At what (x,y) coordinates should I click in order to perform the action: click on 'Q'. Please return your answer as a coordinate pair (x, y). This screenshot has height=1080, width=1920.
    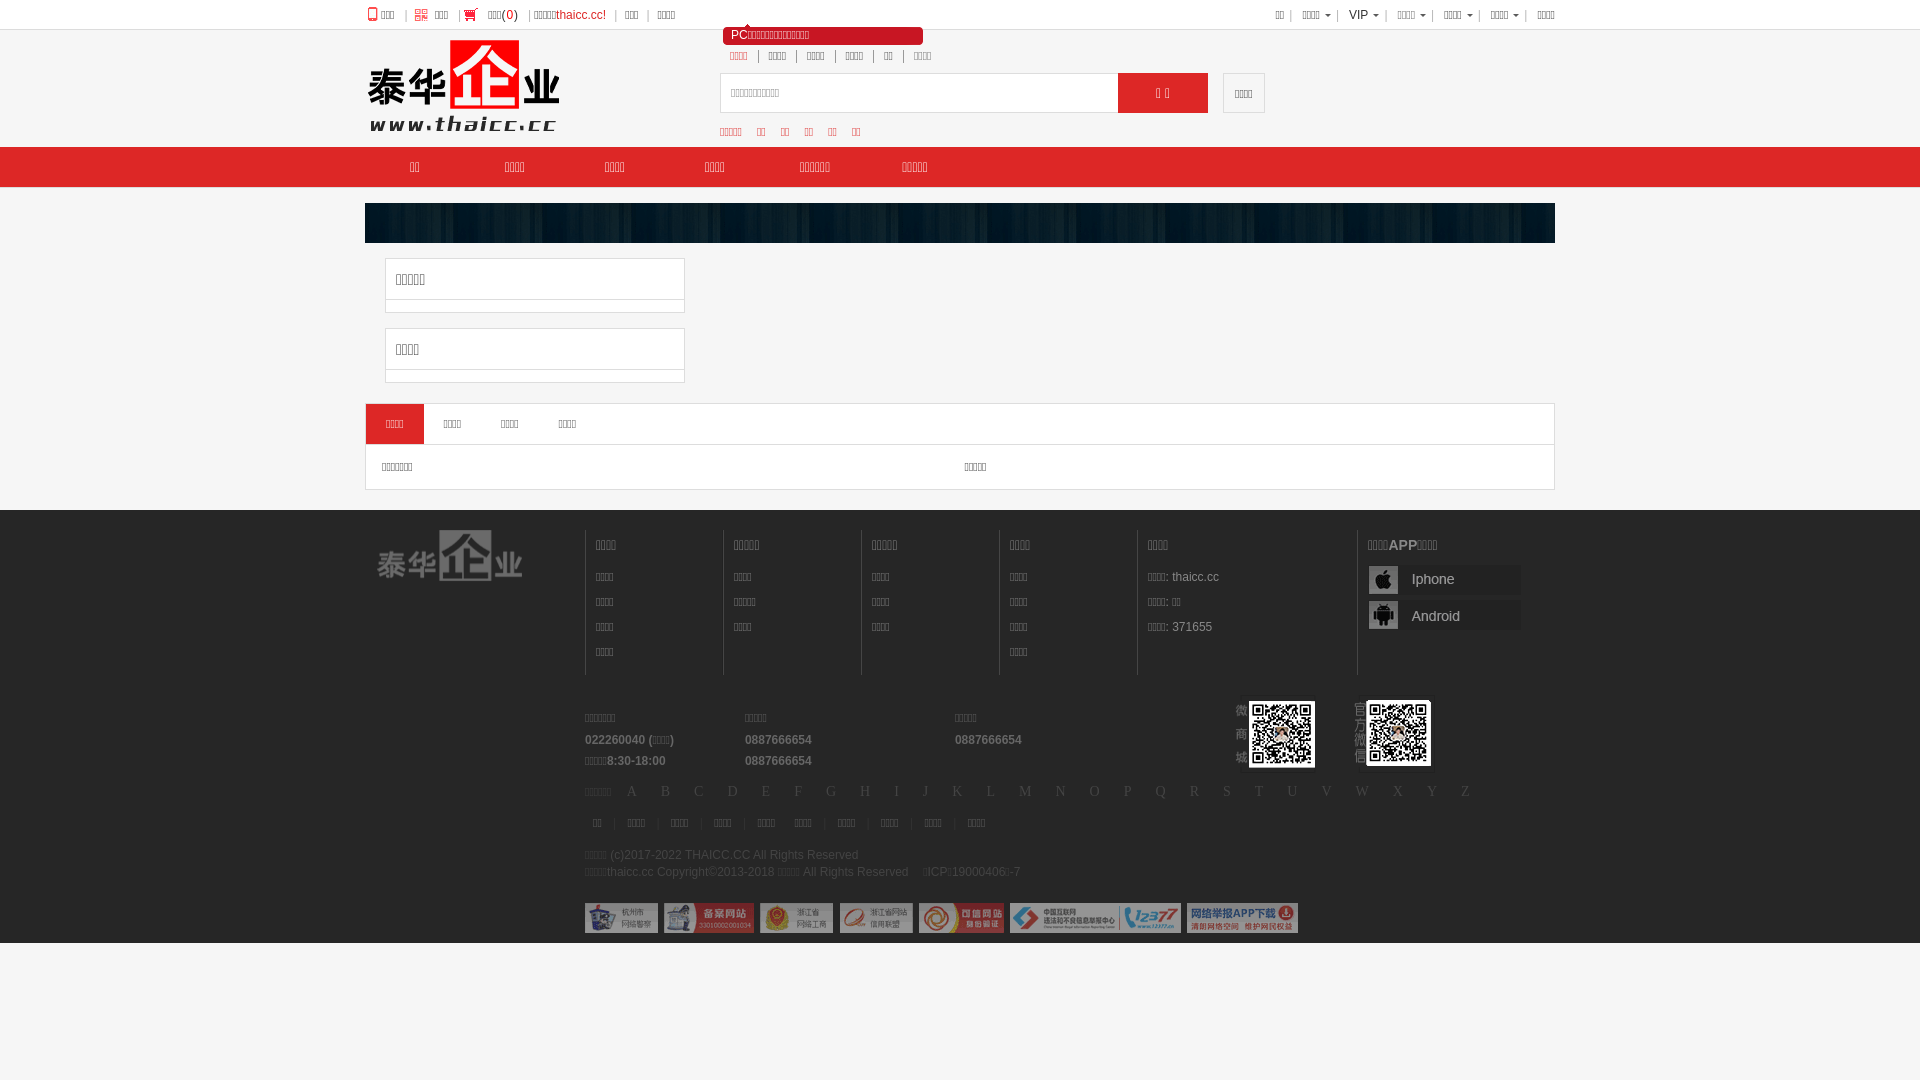
    Looking at the image, I should click on (1161, 790).